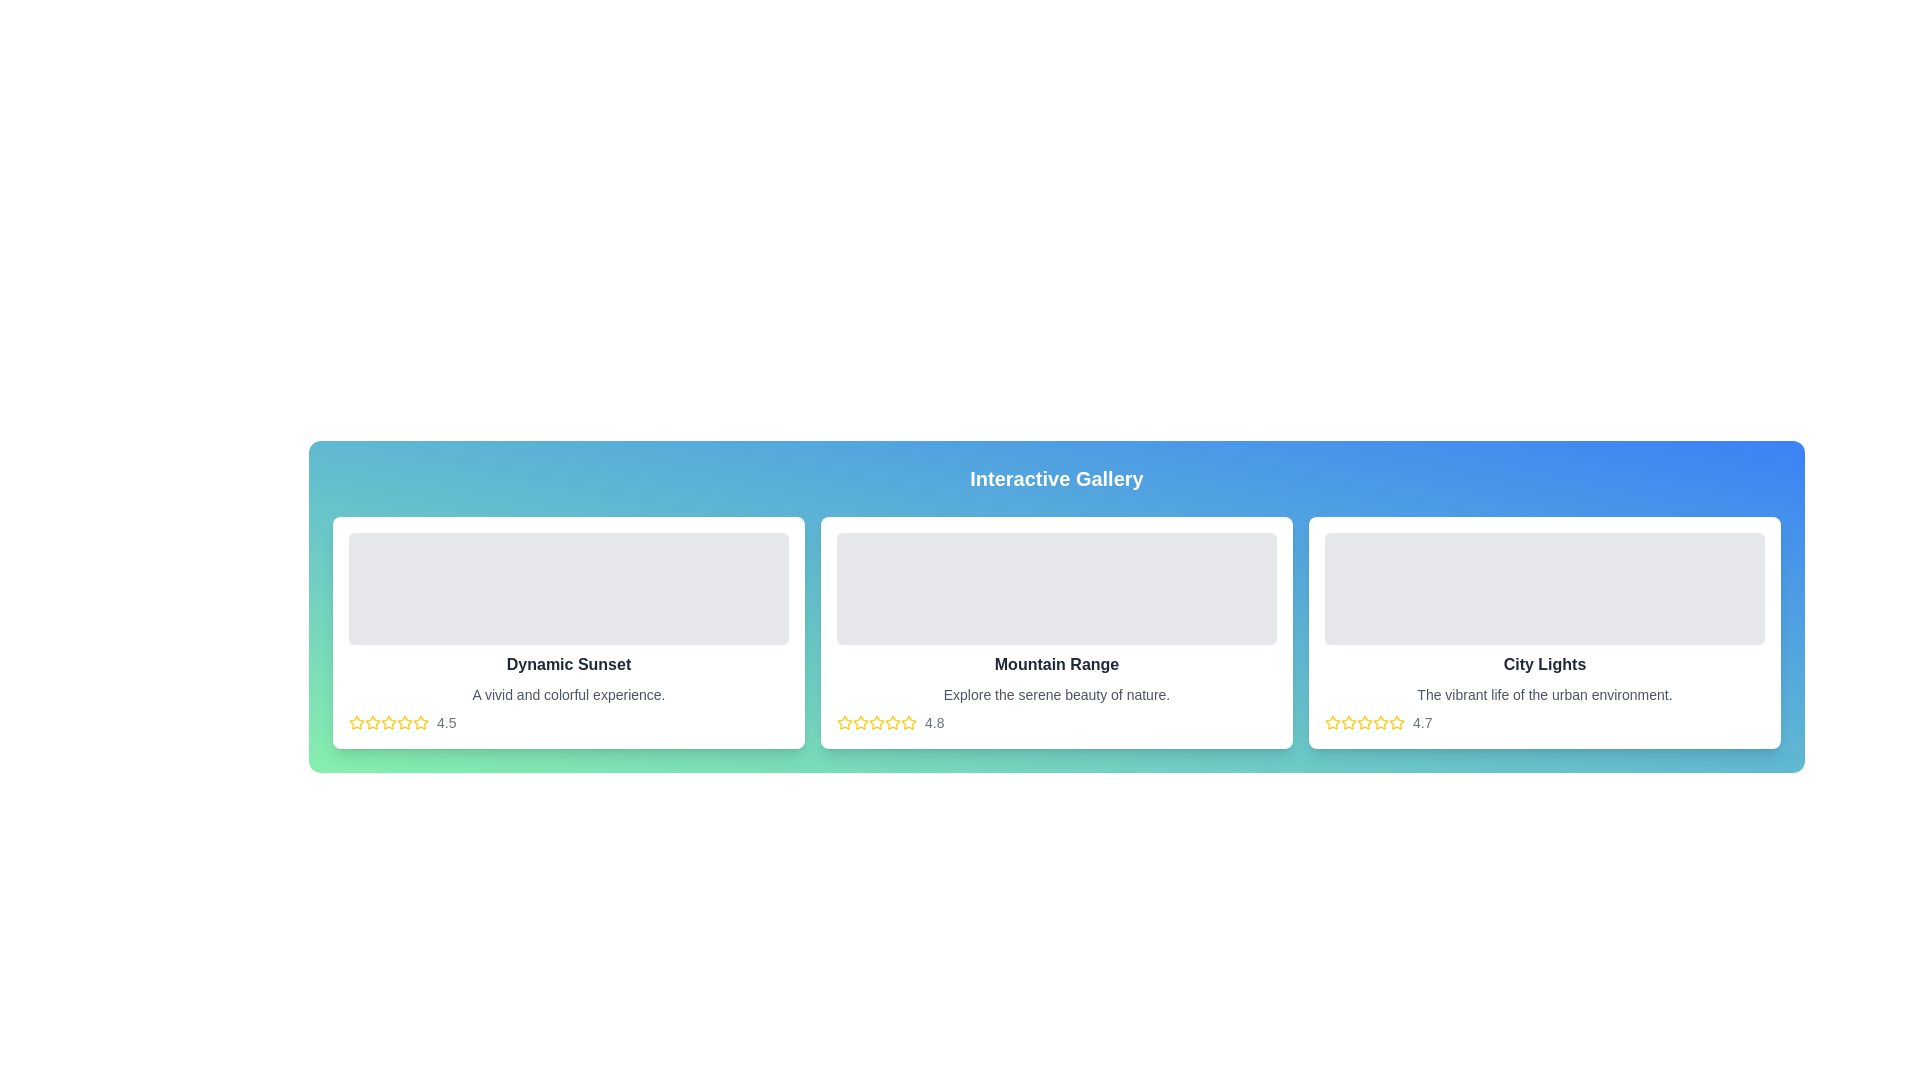 The height and width of the screenshot is (1080, 1920). What do you see at coordinates (568, 664) in the screenshot?
I see `text from the title label of the first card in the horizontal gallery layout, positioned above the description text and below the placeholder image` at bounding box center [568, 664].